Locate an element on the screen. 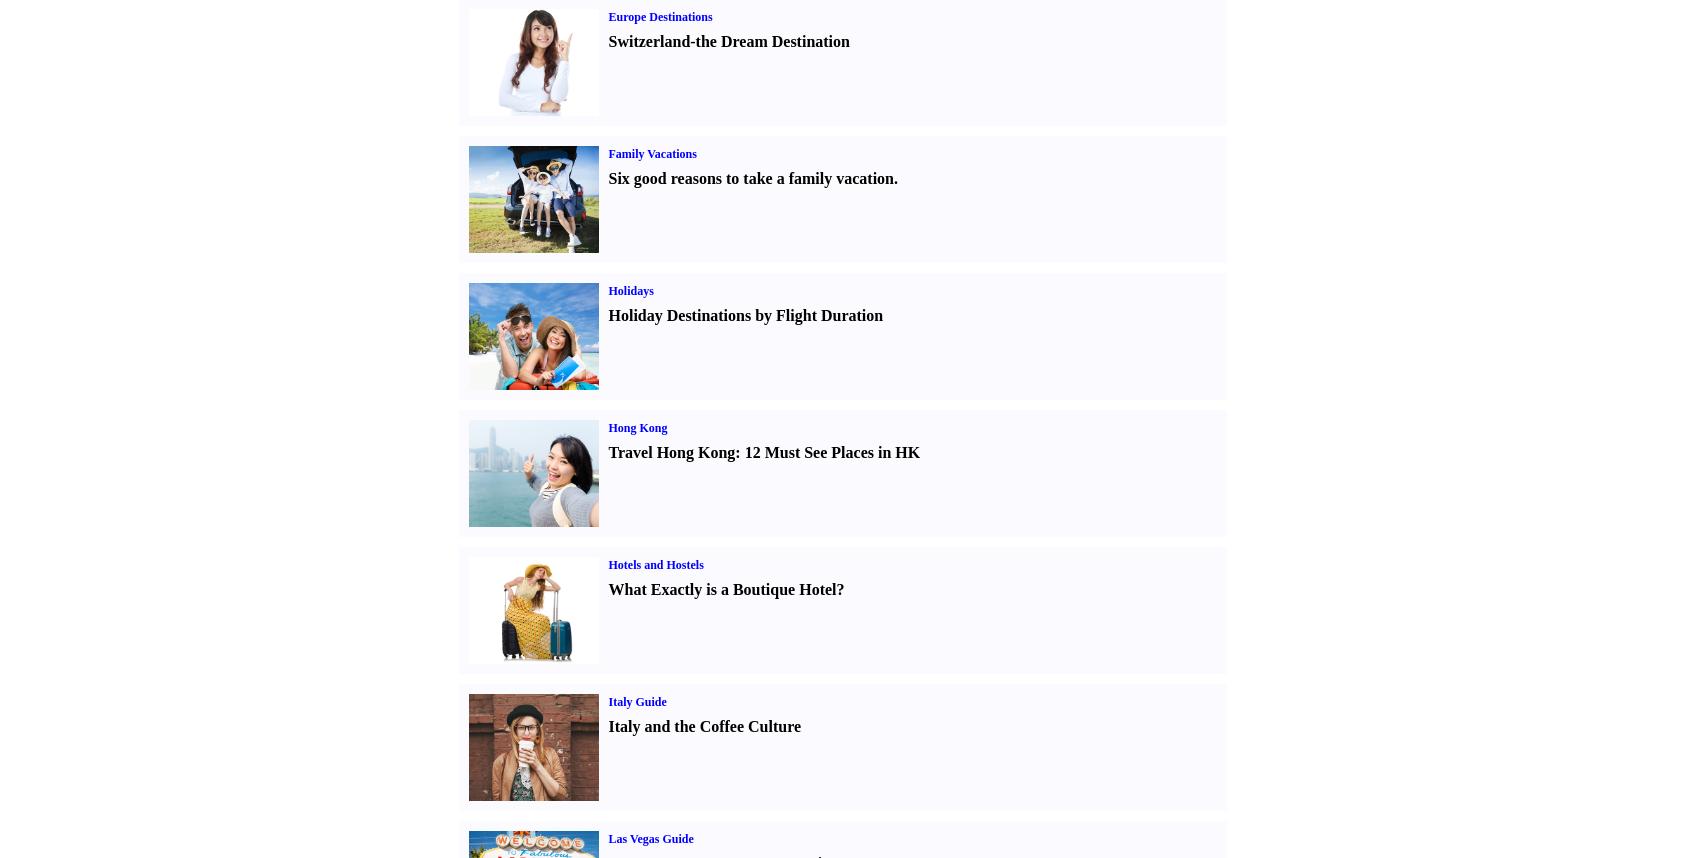 The height and width of the screenshot is (858, 1700). 'Europe Destinations' is located at coordinates (659, 16).